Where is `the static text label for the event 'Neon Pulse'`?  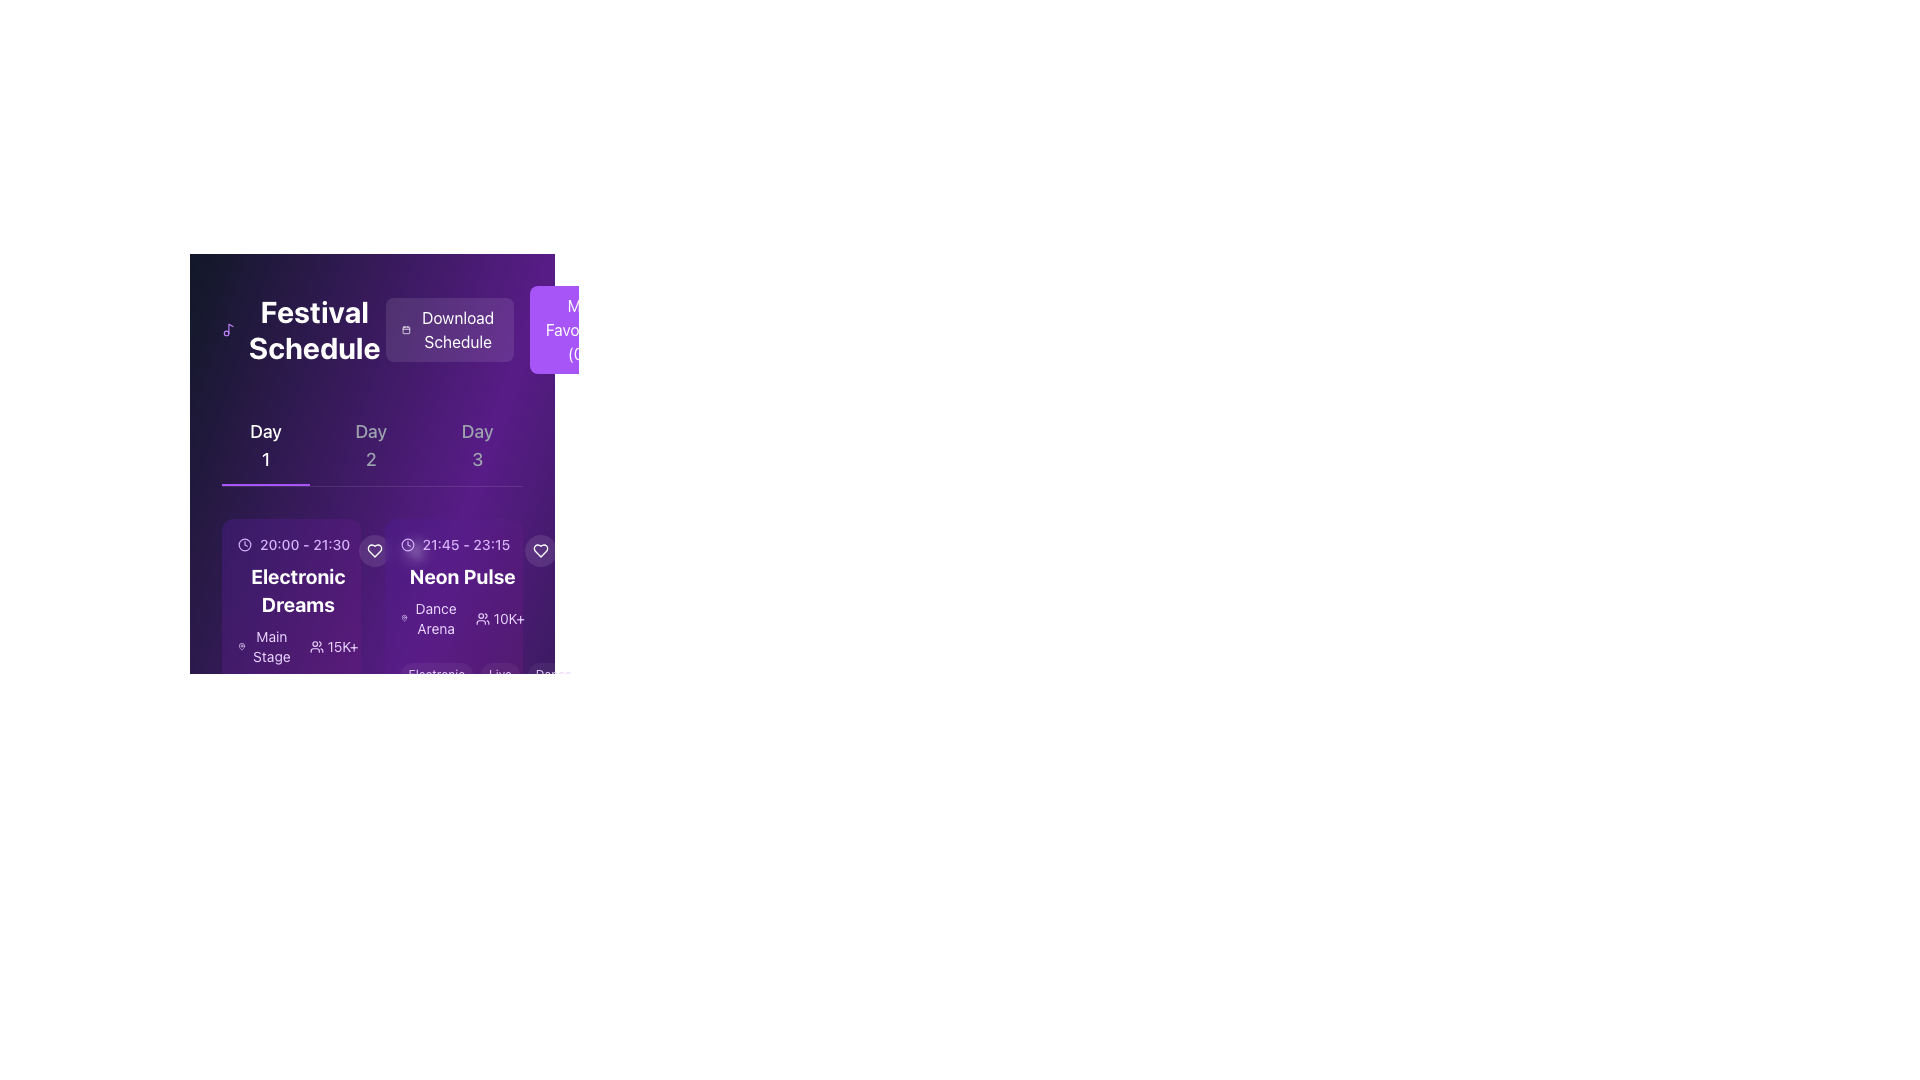
the static text label for the event 'Neon Pulse' is located at coordinates (461, 577).